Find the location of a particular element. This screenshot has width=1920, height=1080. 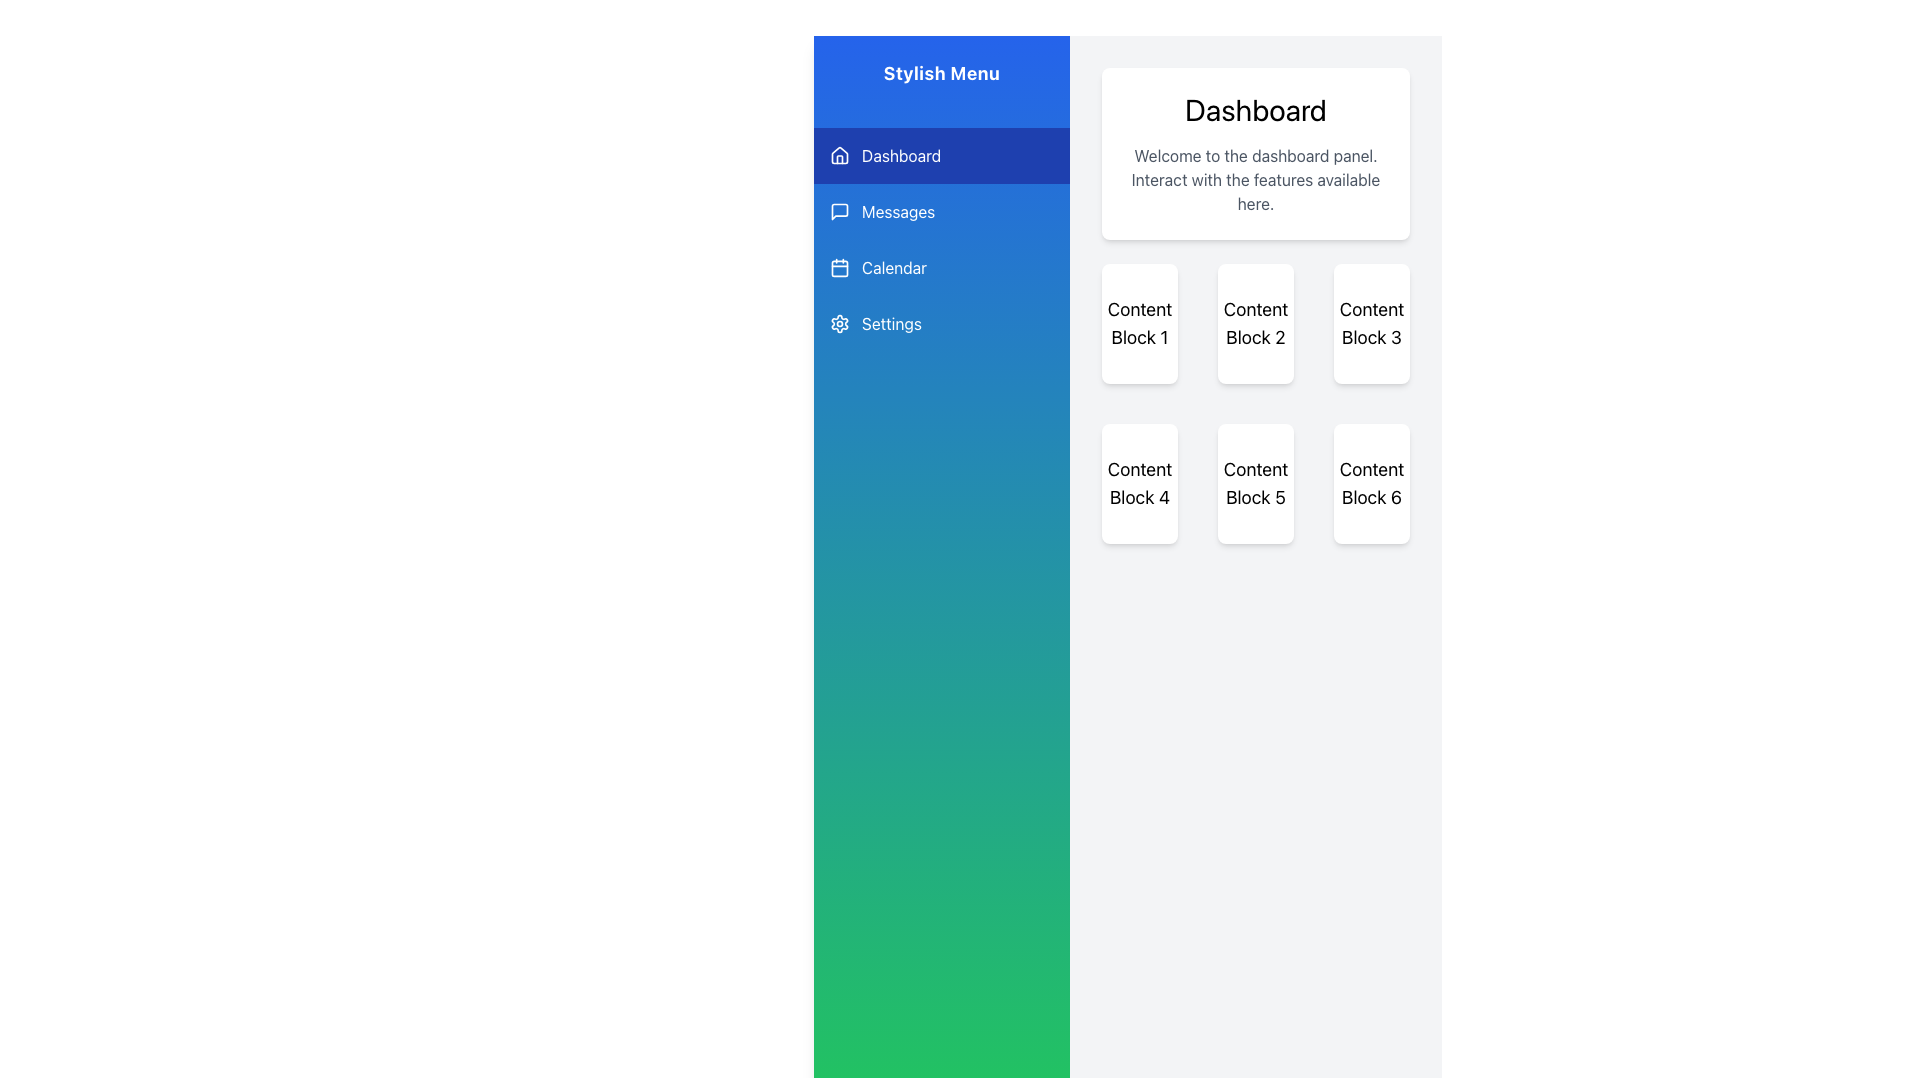

the 'Settings' text label, which is styled in white on a blue background and part of the vertical menu on the left side of the user interface is located at coordinates (891, 323).